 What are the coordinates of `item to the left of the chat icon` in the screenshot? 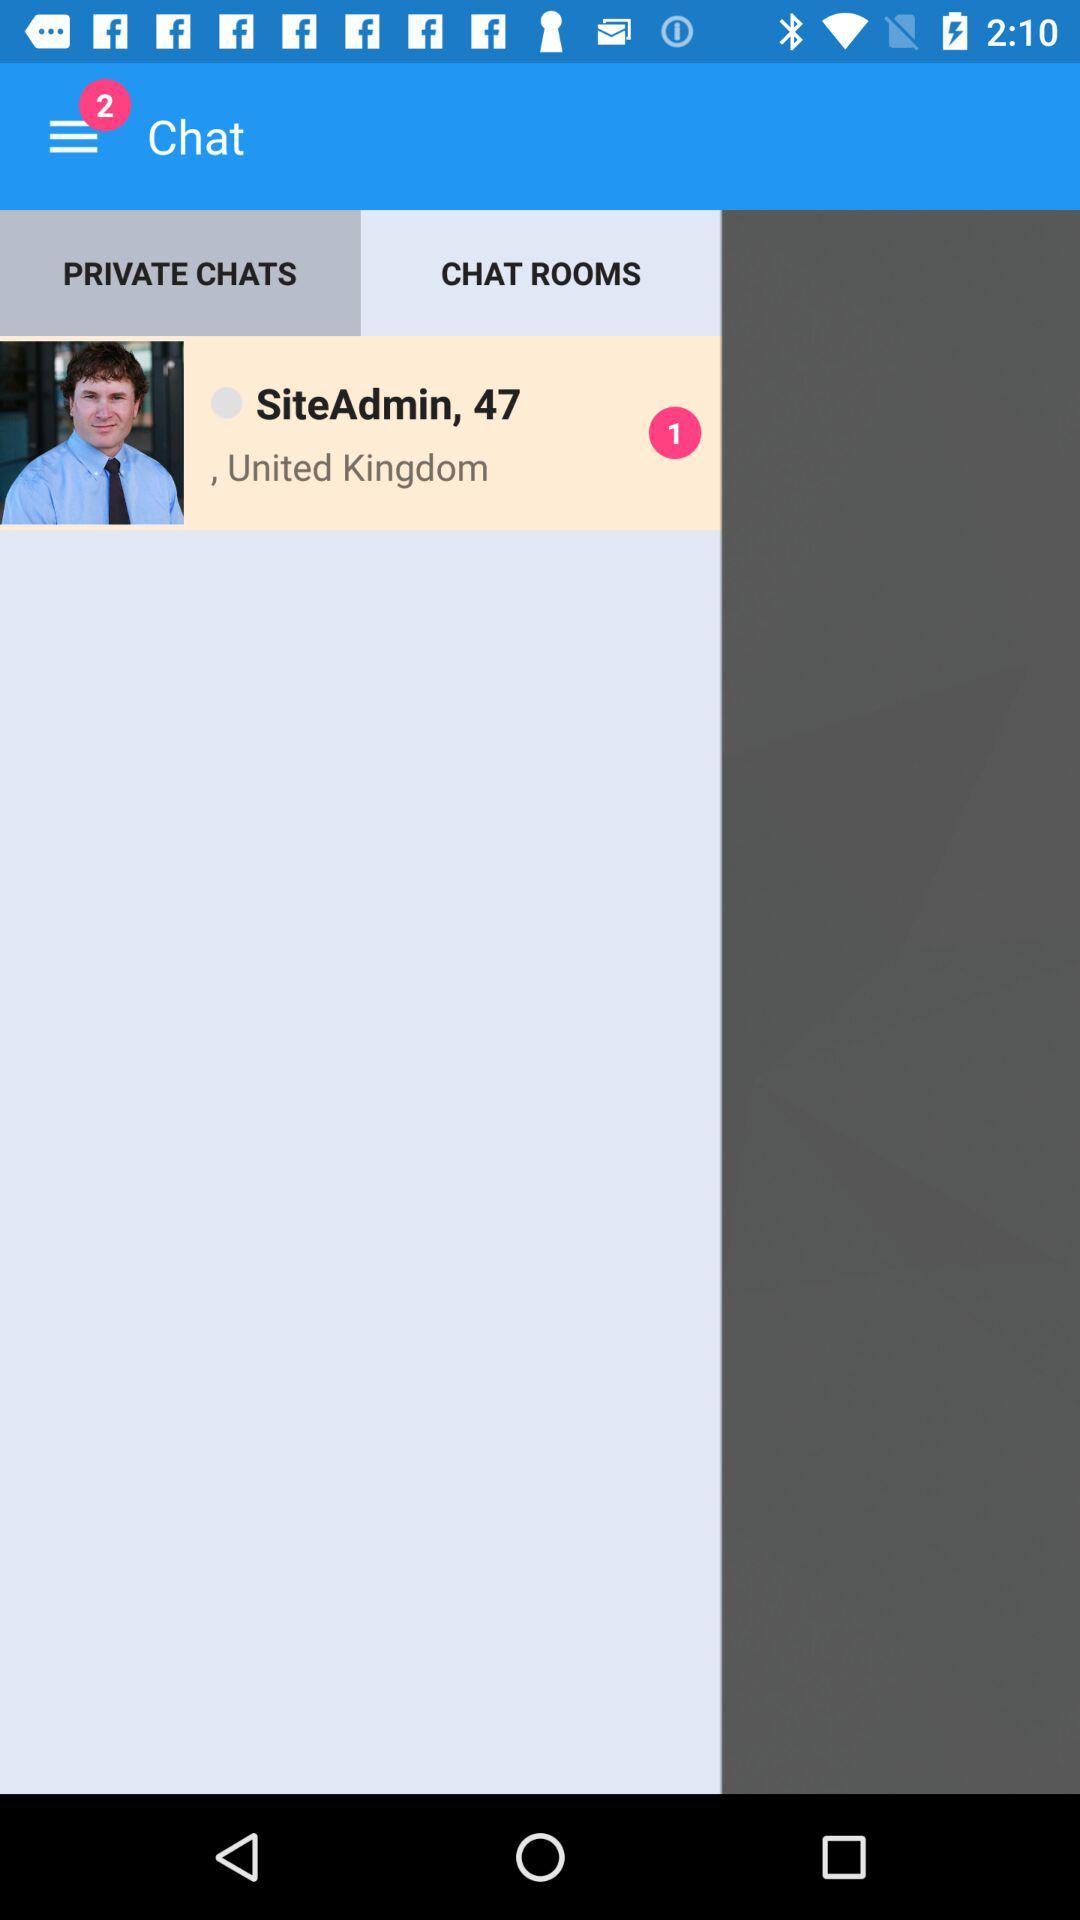 It's located at (72, 135).